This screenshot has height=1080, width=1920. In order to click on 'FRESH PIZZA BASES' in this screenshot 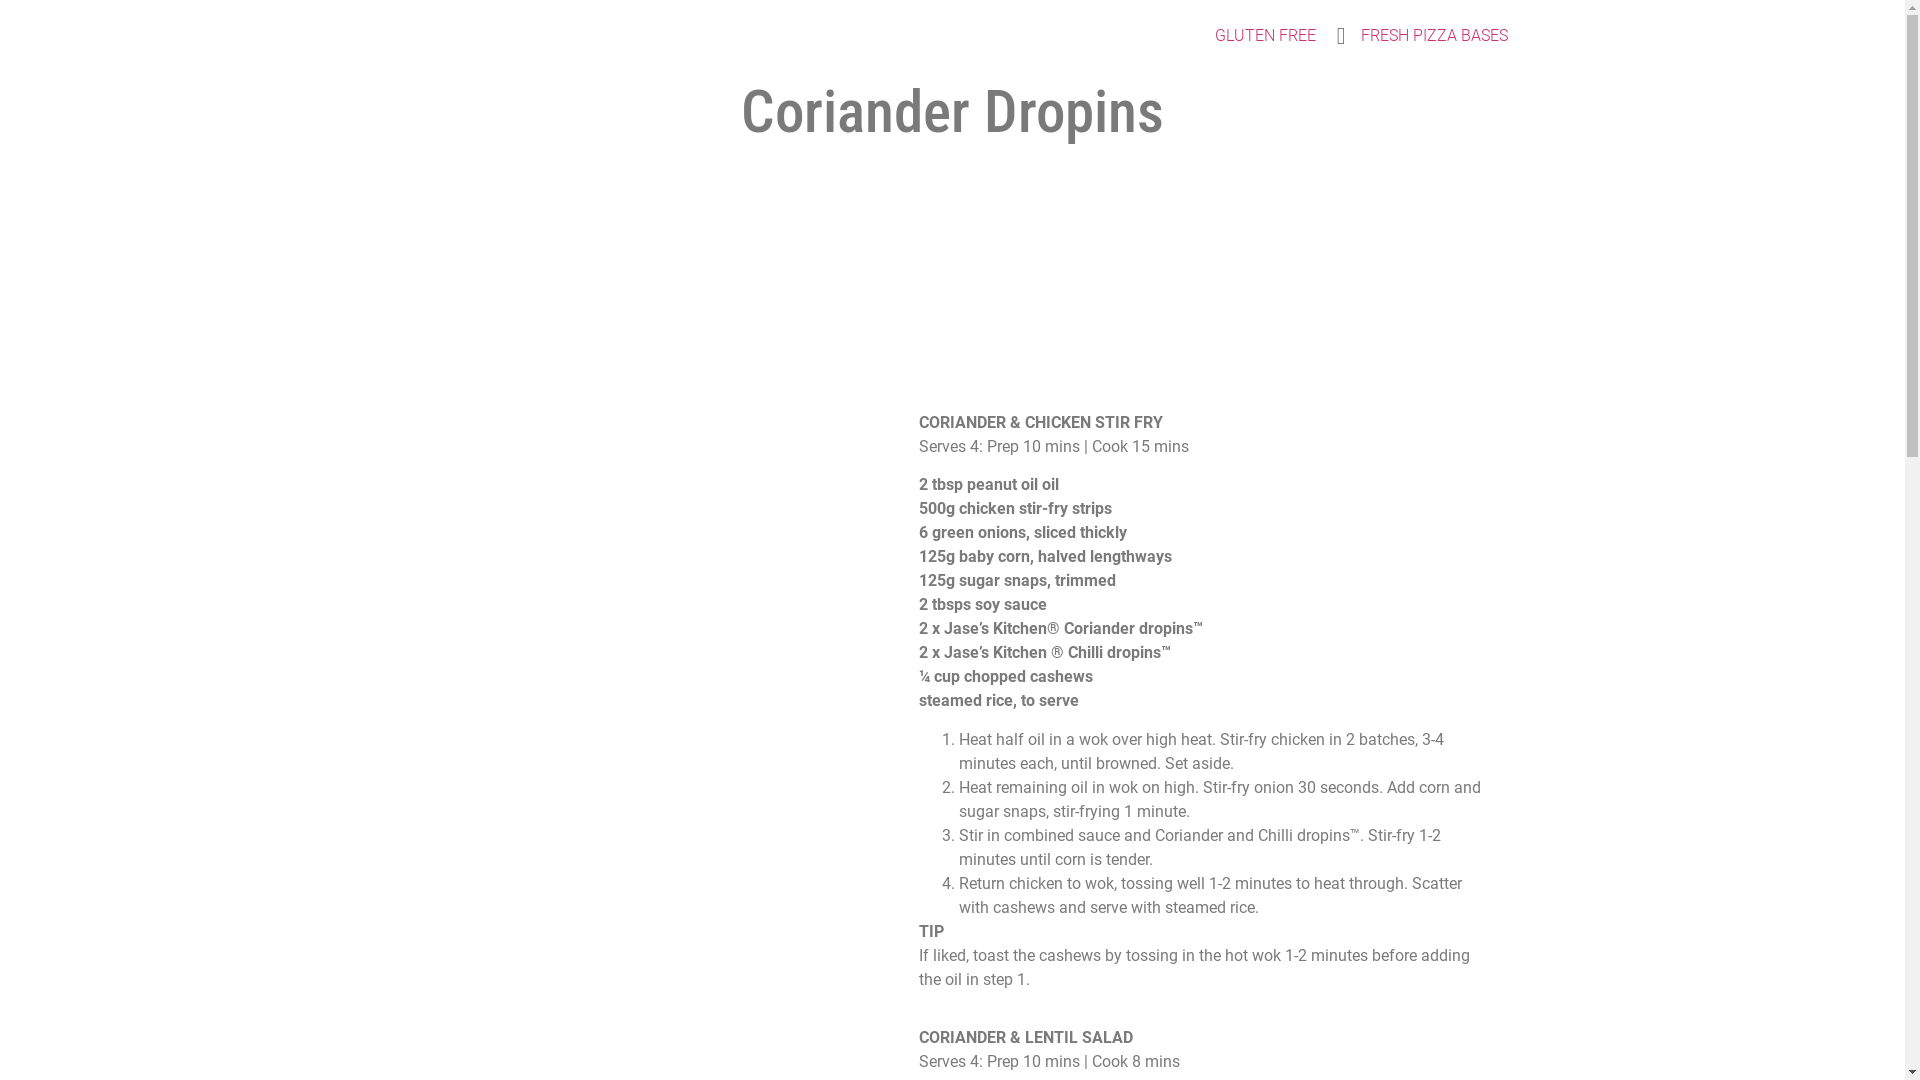, I will do `click(1345, 35)`.